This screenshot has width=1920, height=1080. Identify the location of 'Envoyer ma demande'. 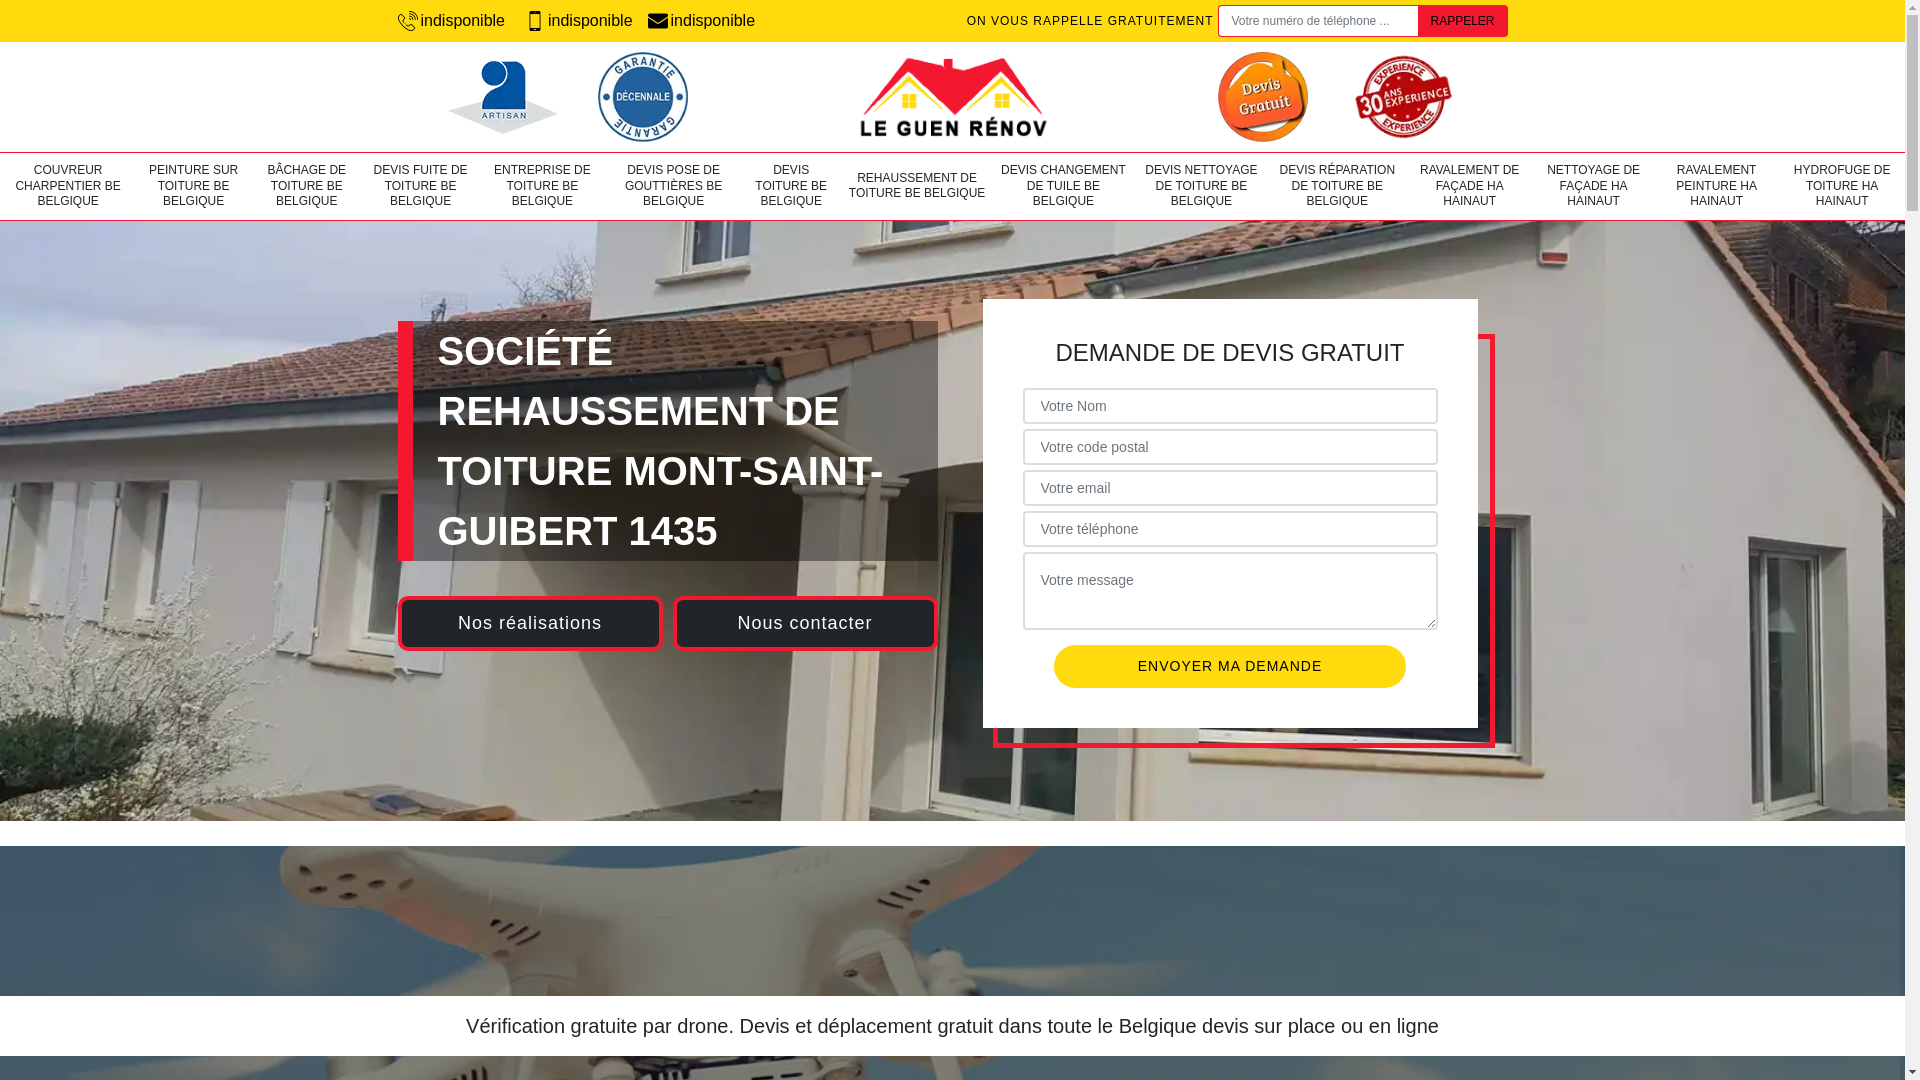
(1229, 666).